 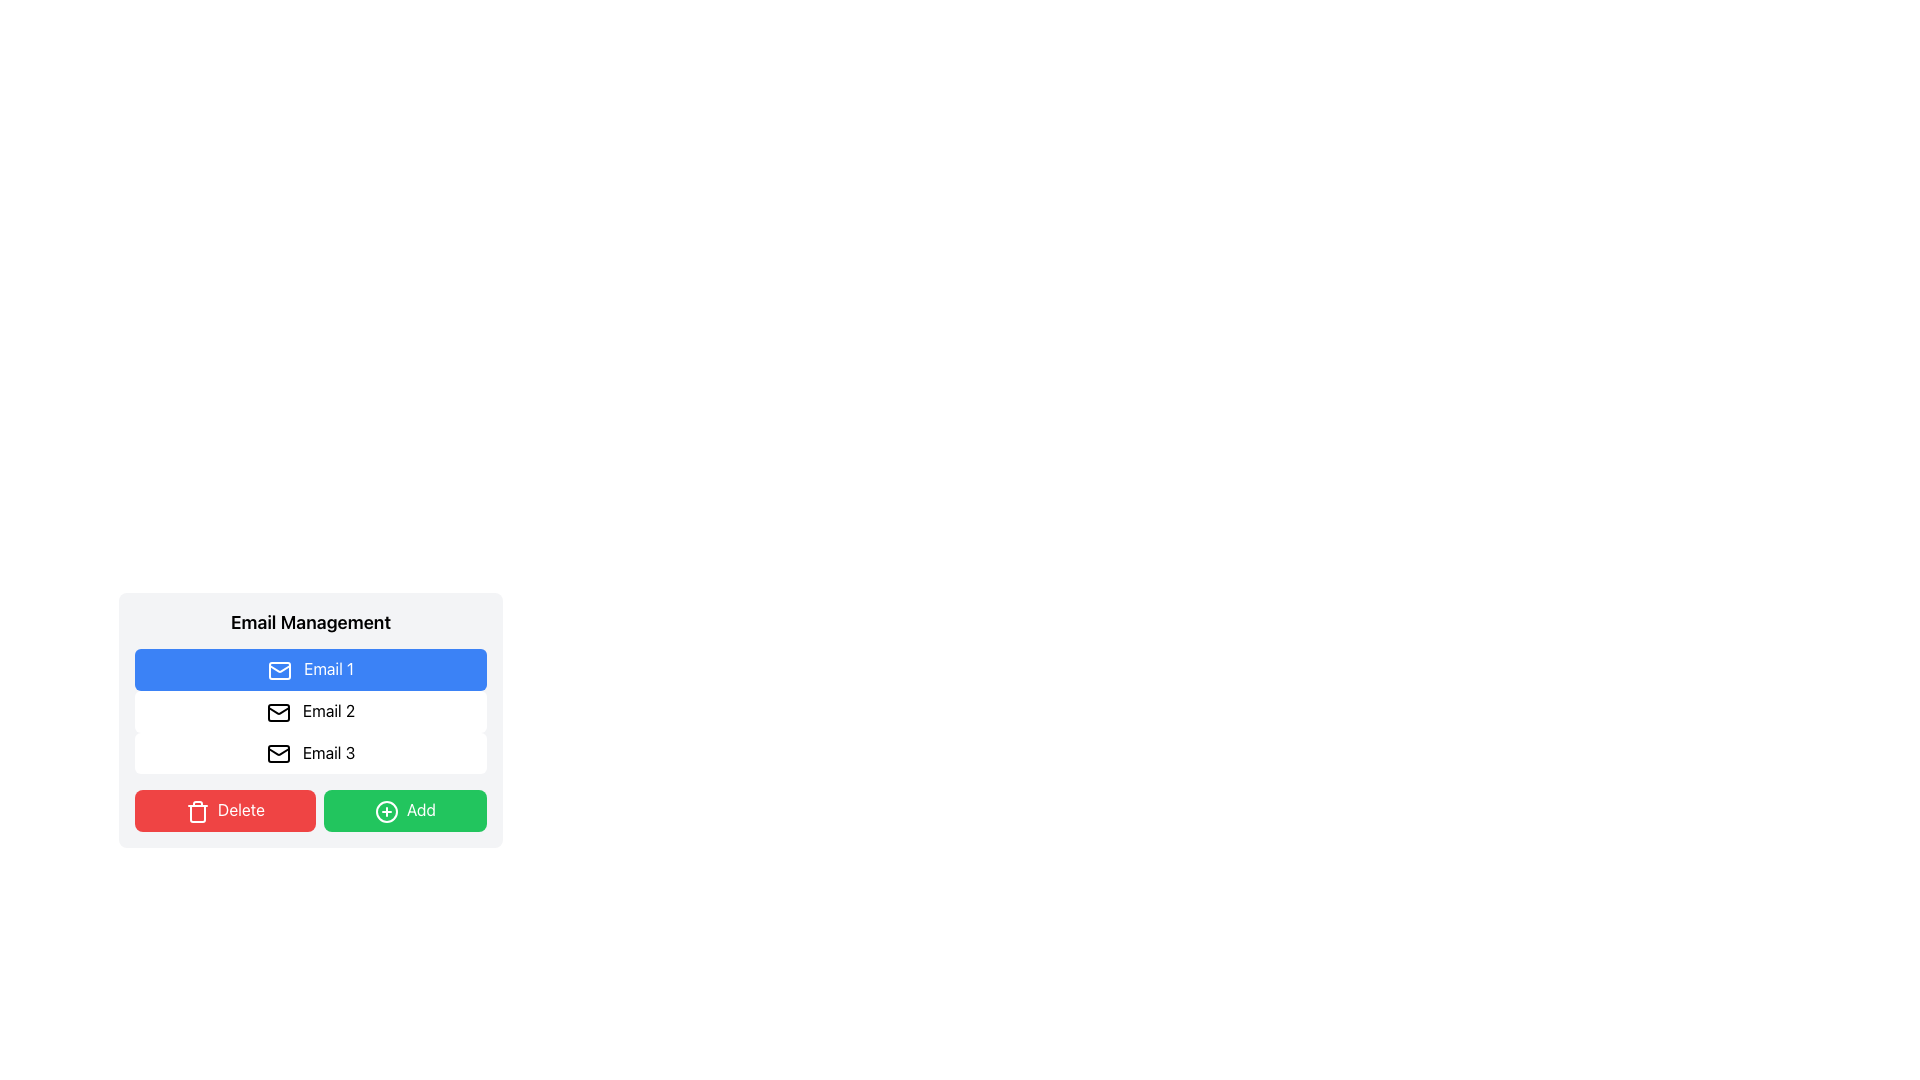 What do you see at coordinates (310, 668) in the screenshot?
I see `the blue button with the text 'Email 1' and an envelope icon, which is the first button in the vertical stack of Email Management buttons` at bounding box center [310, 668].